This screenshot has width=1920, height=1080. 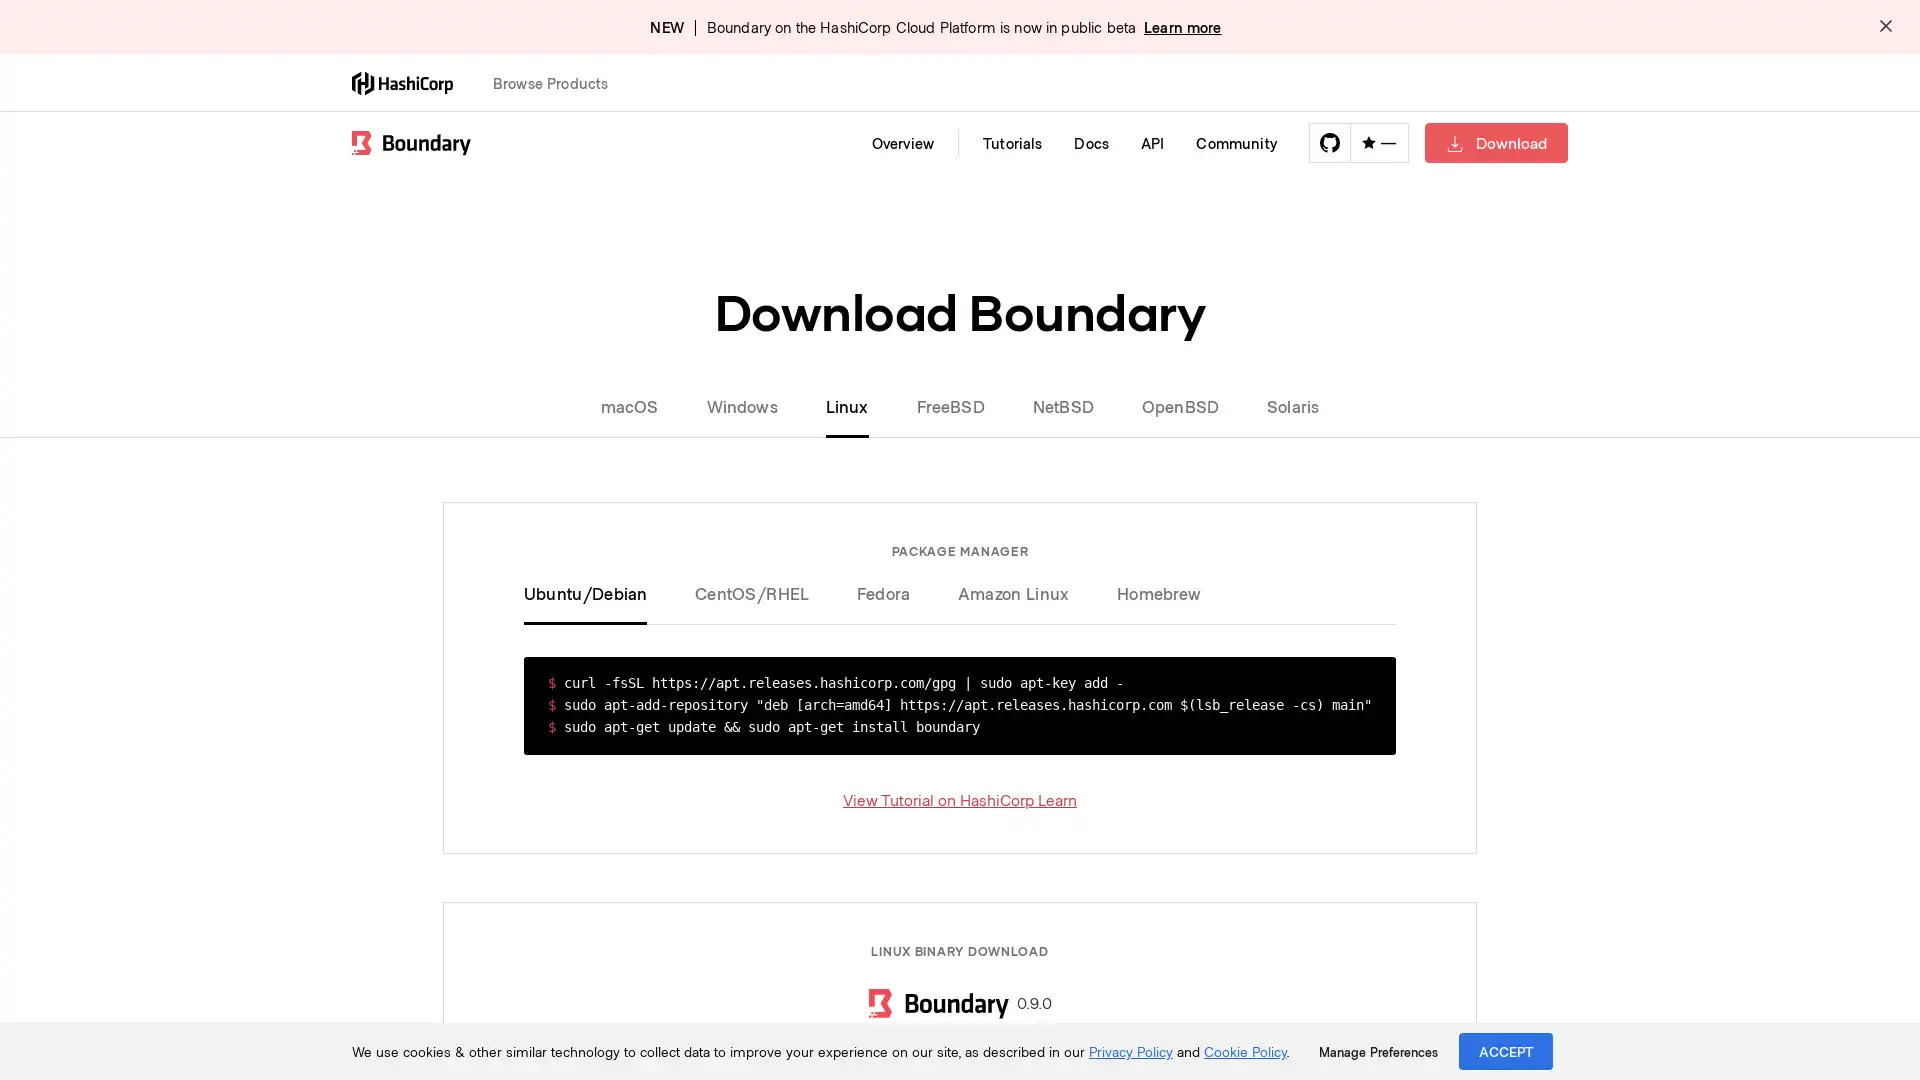 I want to click on macOS, so click(x=641, y=405).